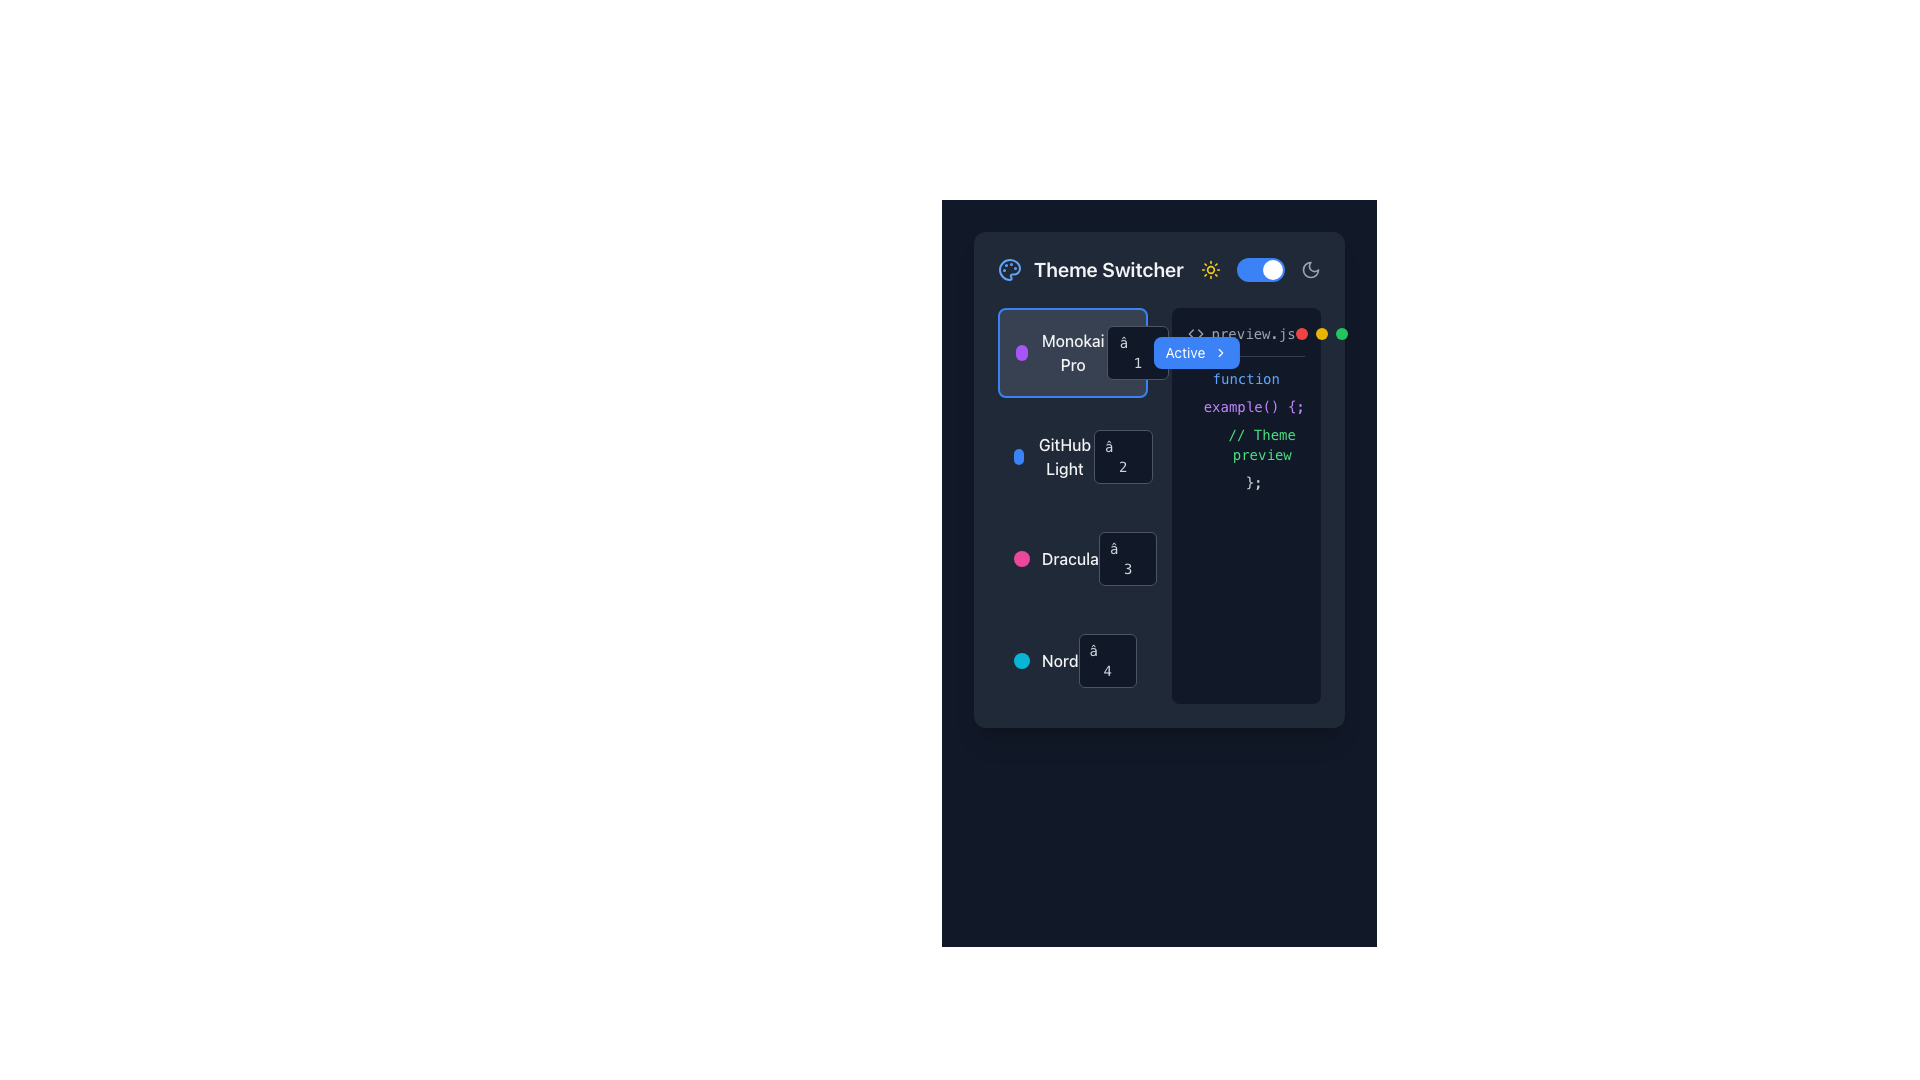 This screenshot has width=1920, height=1080. I want to click on the palette icon located at the top left of the interface, which is the first element in its grouping and positioned immediately to the left of the 'Theme Switcher' text, so click(1009, 270).